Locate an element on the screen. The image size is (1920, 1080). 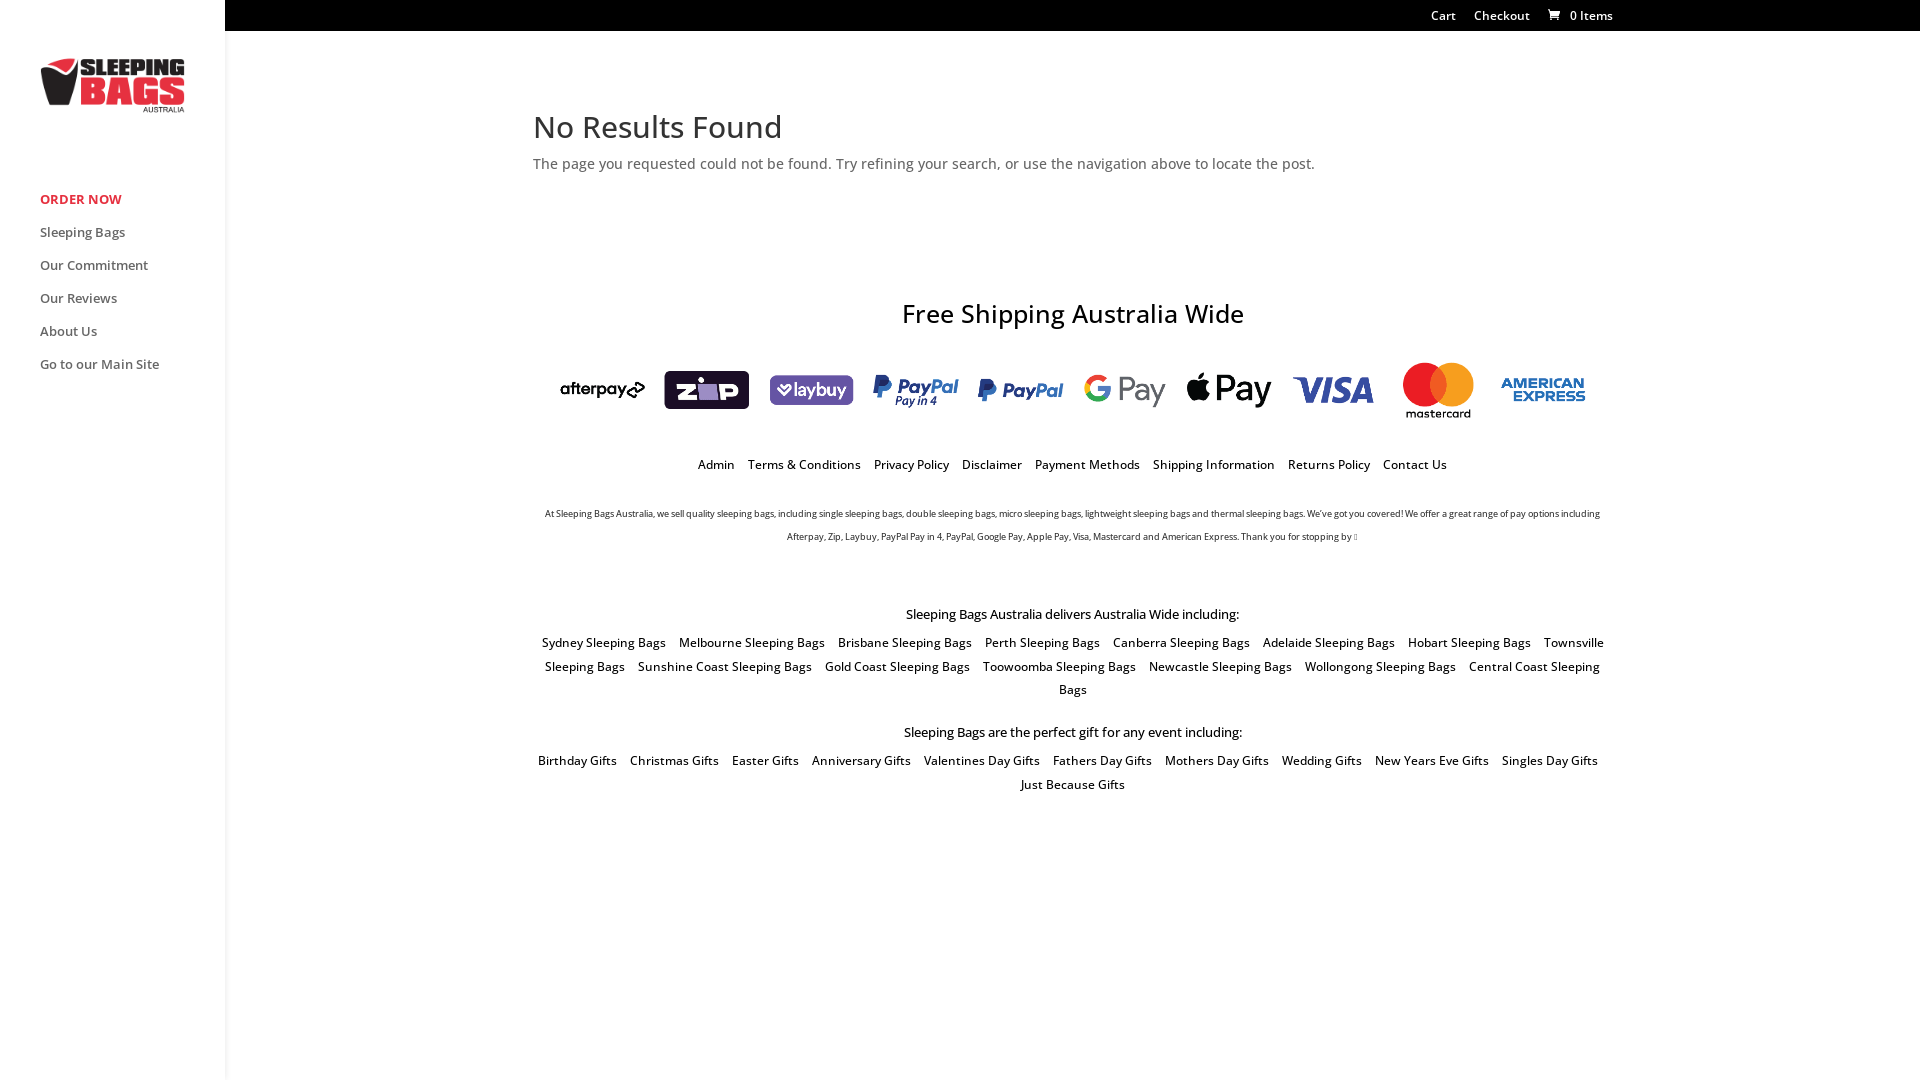
'Canberra Sleeping Bags' is located at coordinates (1111, 642).